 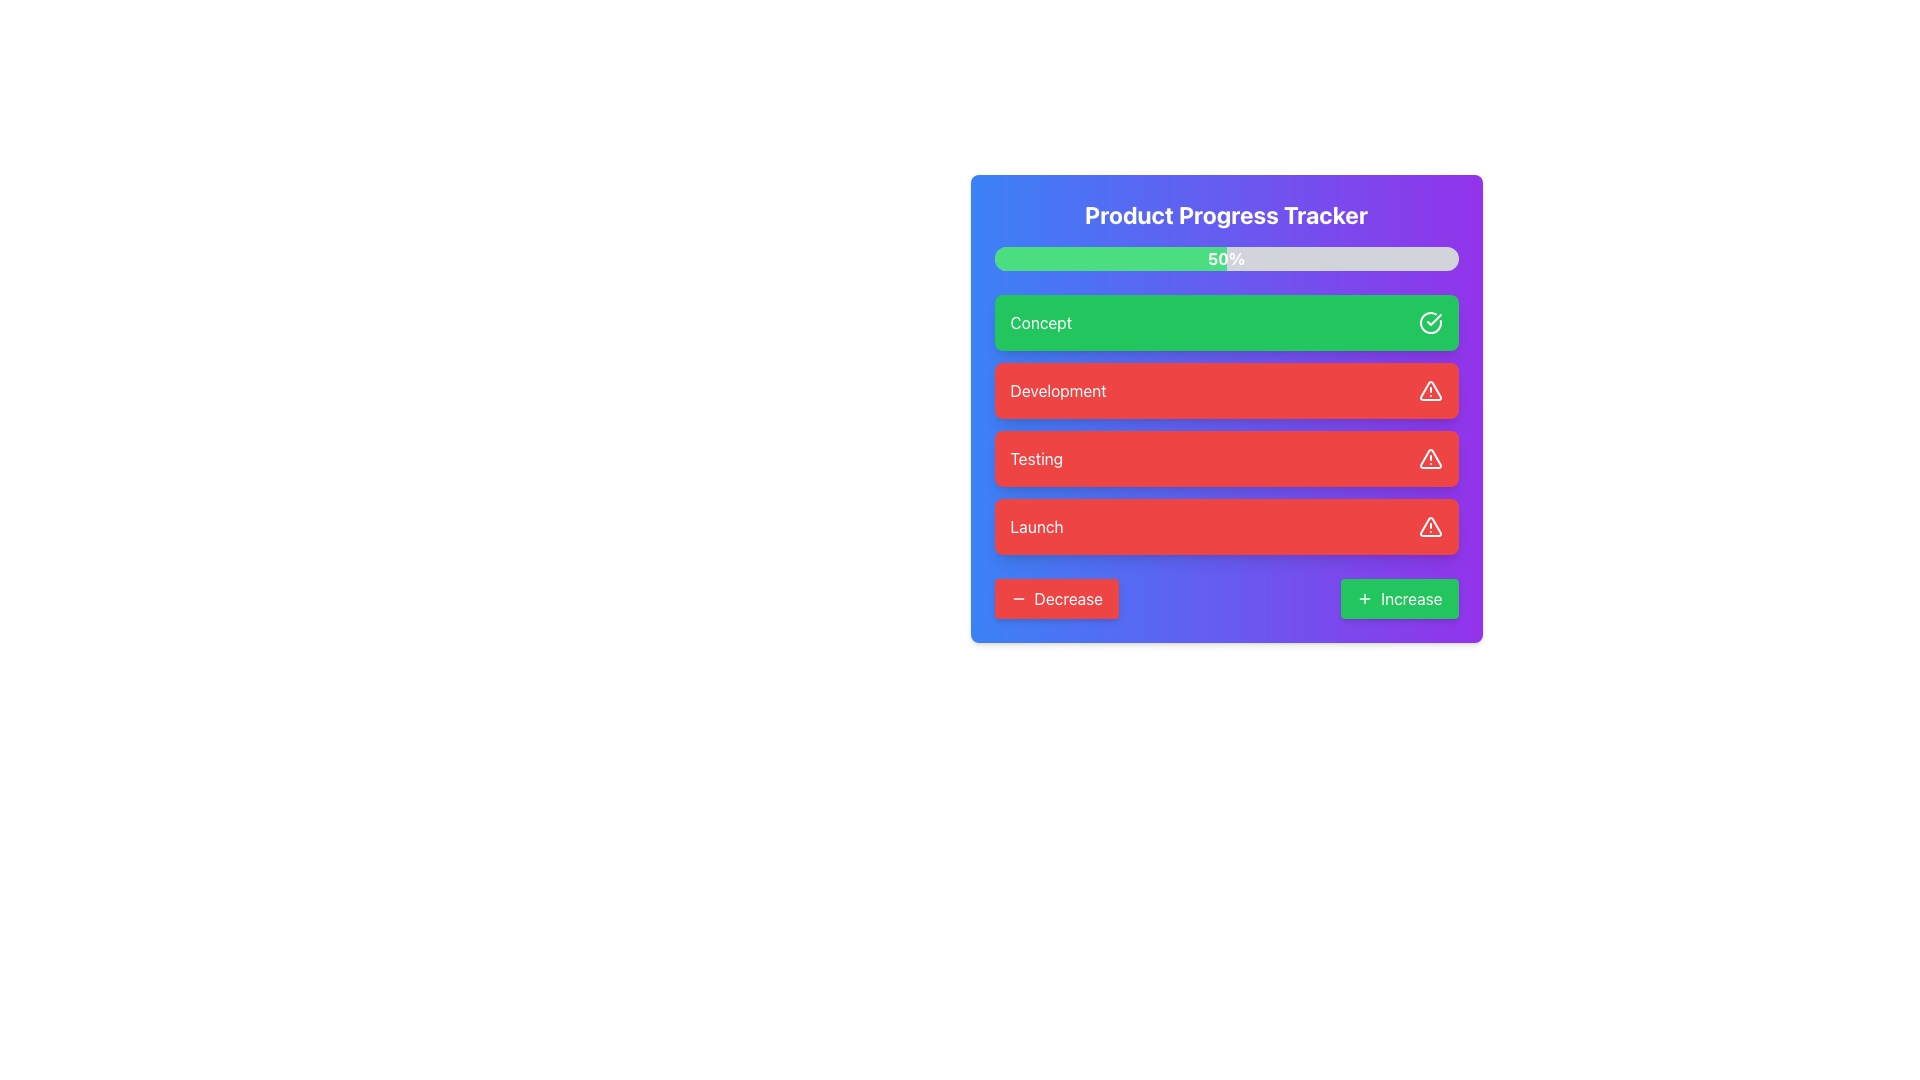 I want to click on the 'Development' phase progress stage display element to focus on it in the Product Progress Tracker interface, so click(x=1225, y=407).